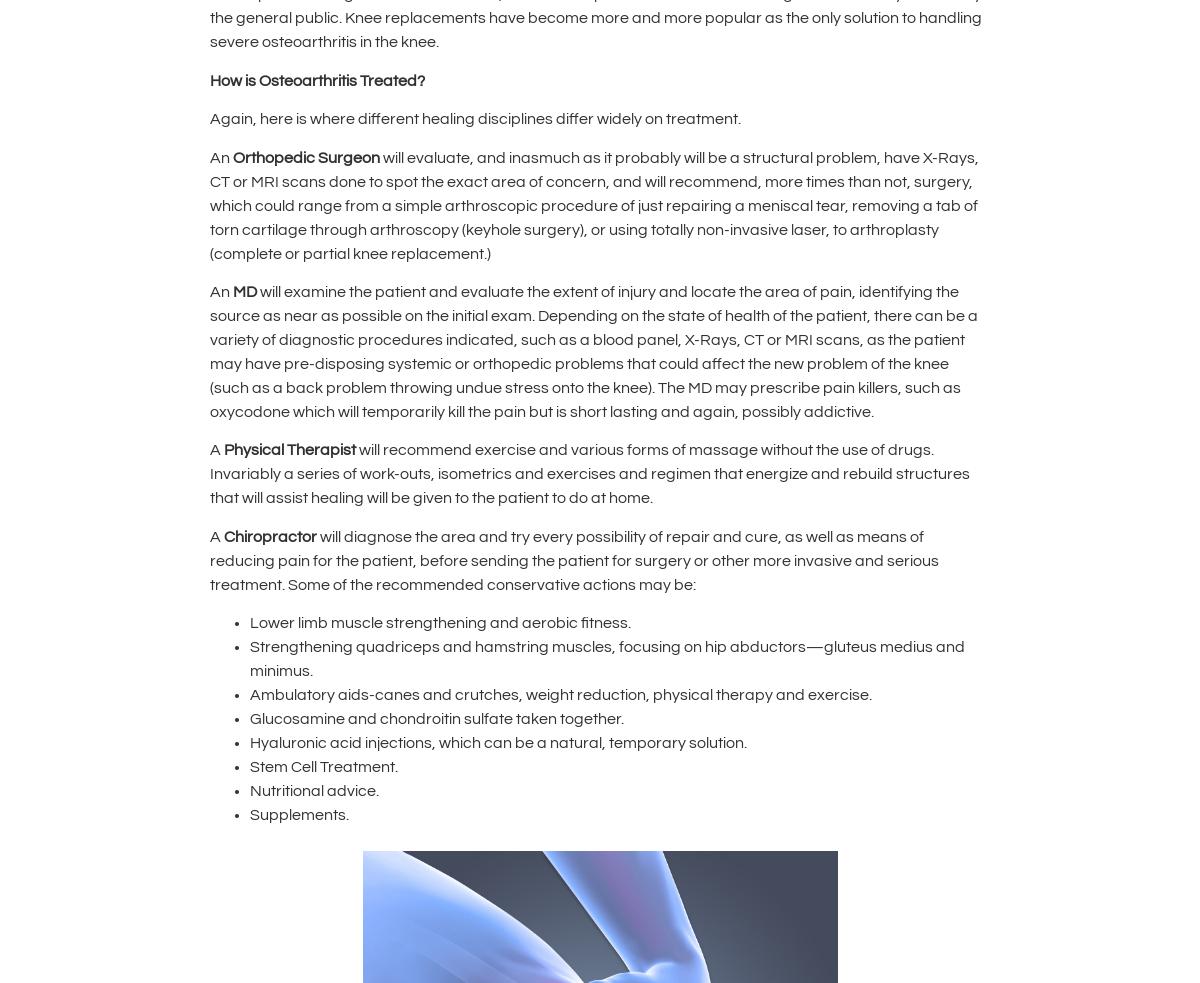 This screenshot has width=1200, height=983. What do you see at coordinates (290, 449) in the screenshot?
I see `'Physical Therapist'` at bounding box center [290, 449].